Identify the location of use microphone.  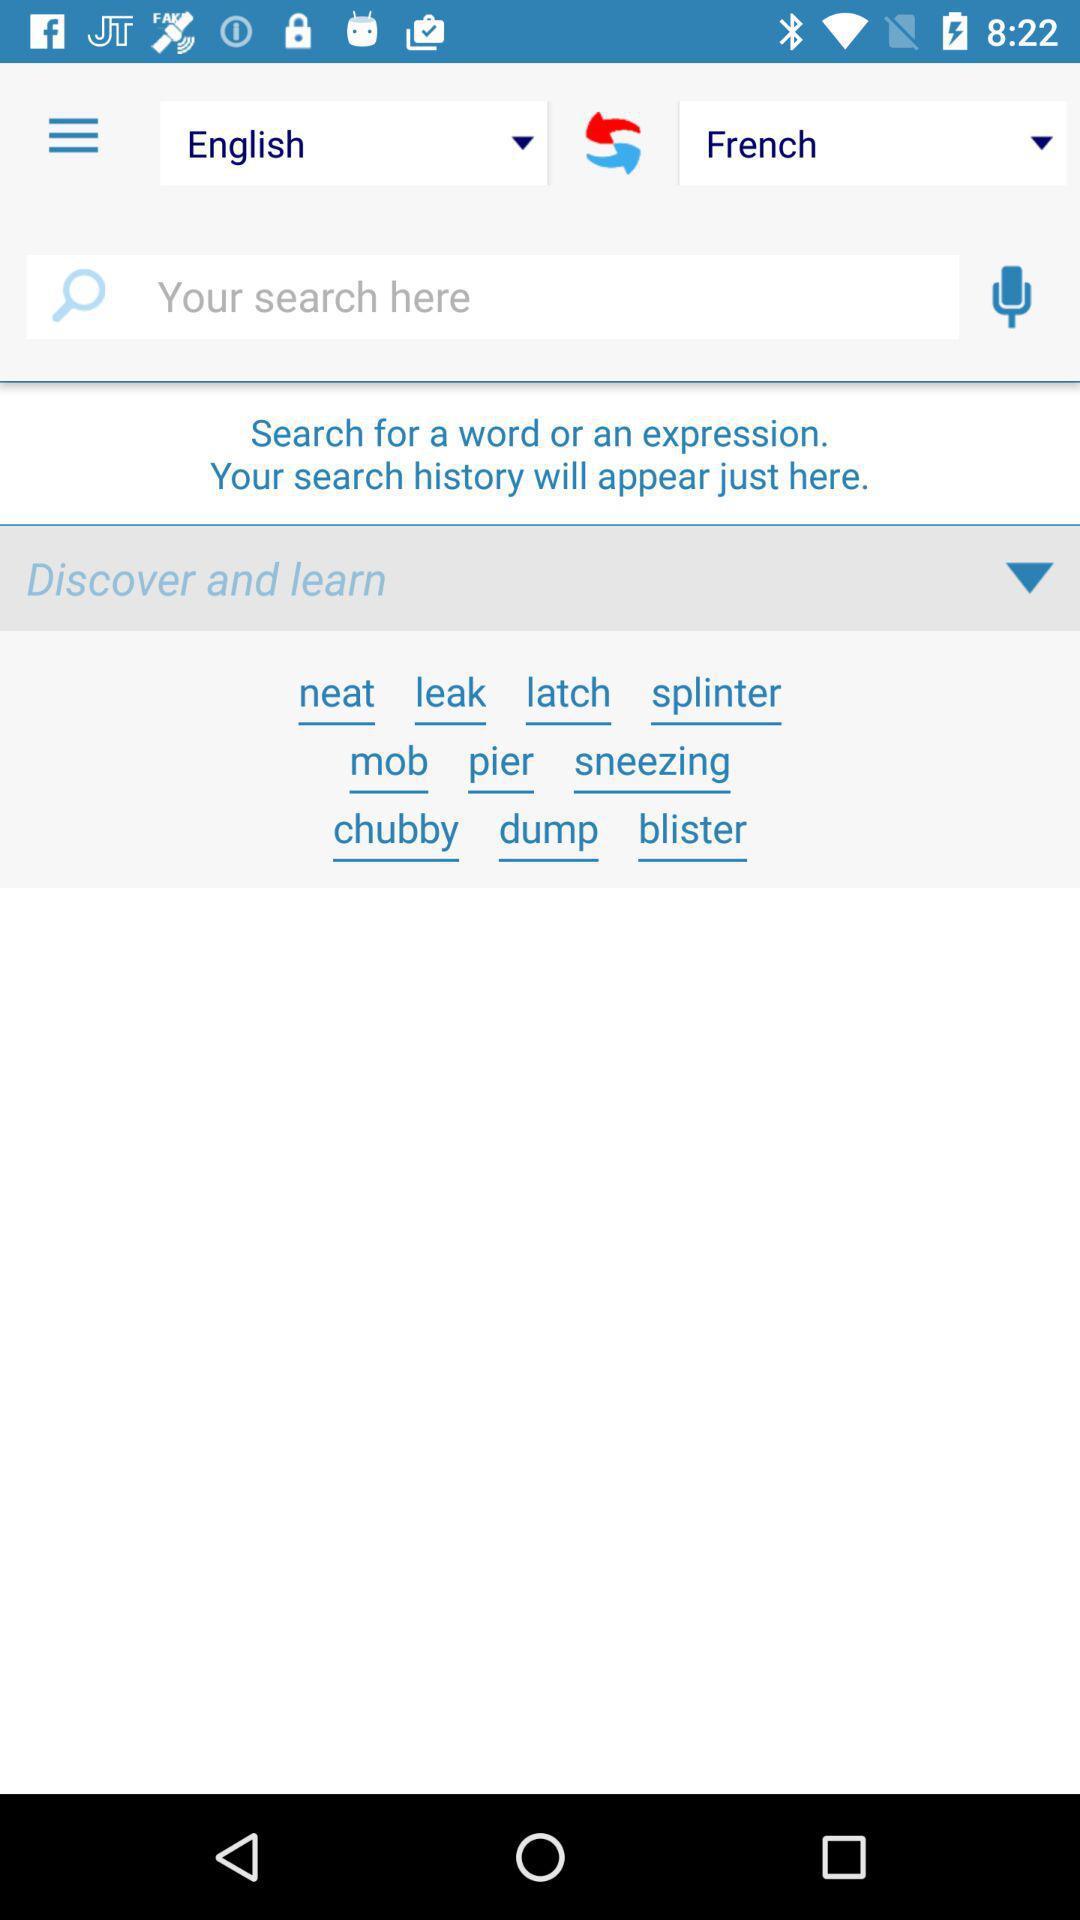
(1011, 296).